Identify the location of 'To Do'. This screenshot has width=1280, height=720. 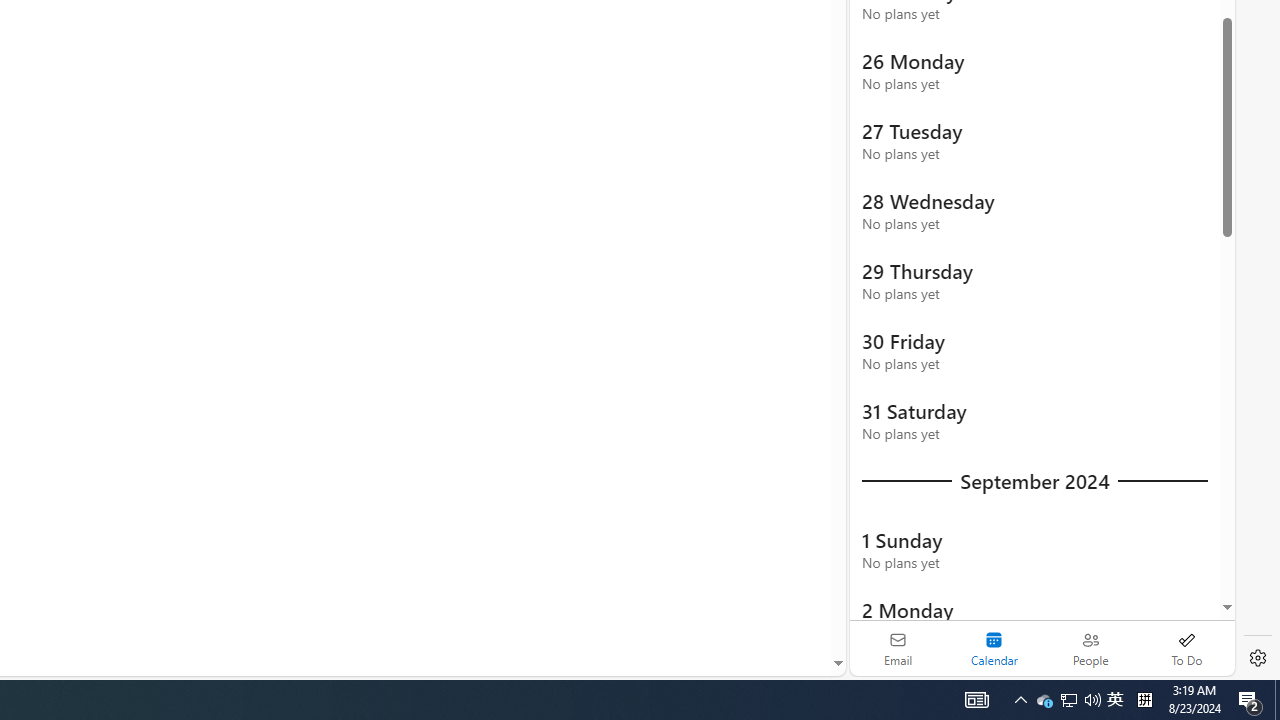
(1186, 648).